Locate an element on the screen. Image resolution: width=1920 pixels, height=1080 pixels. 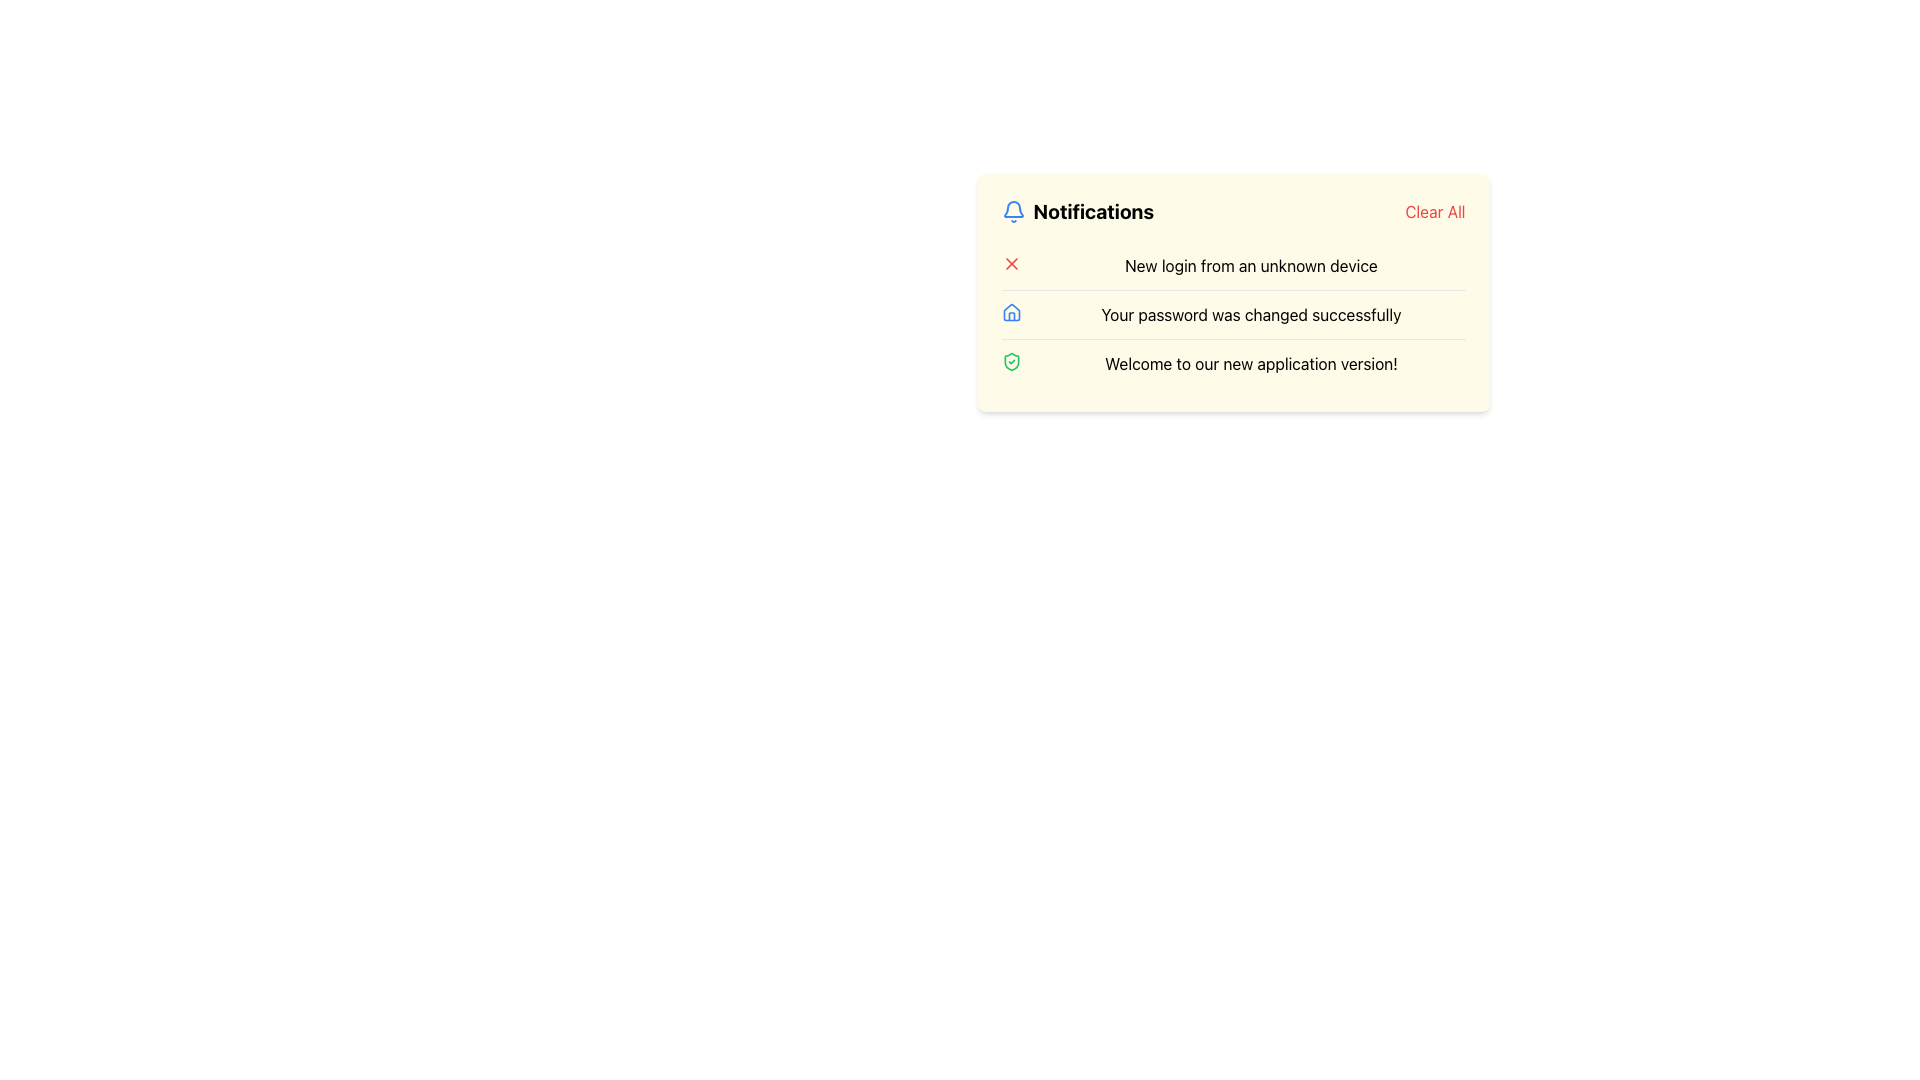
text element that serves as a section title for notifications, located to the right of the bell icon in the notification card is located at coordinates (1092, 212).